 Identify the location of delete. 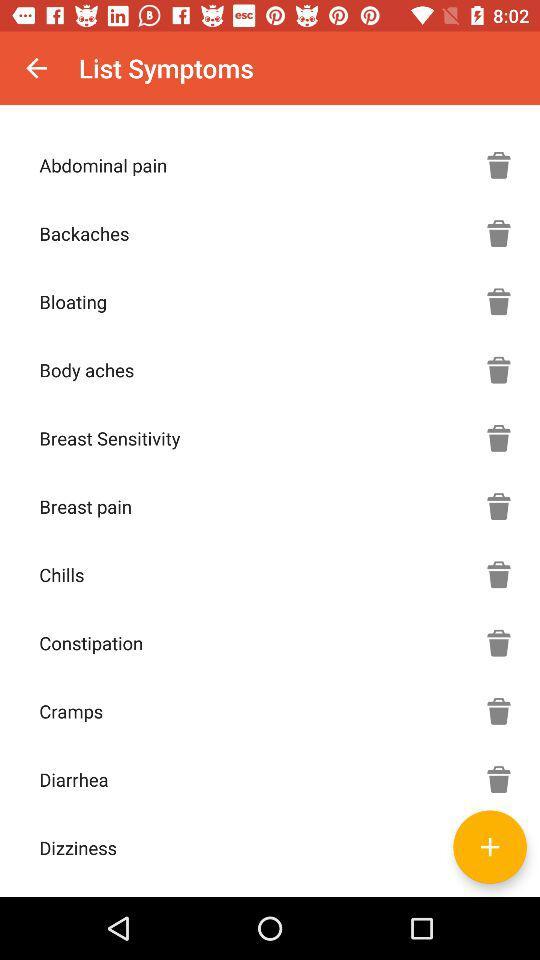
(498, 438).